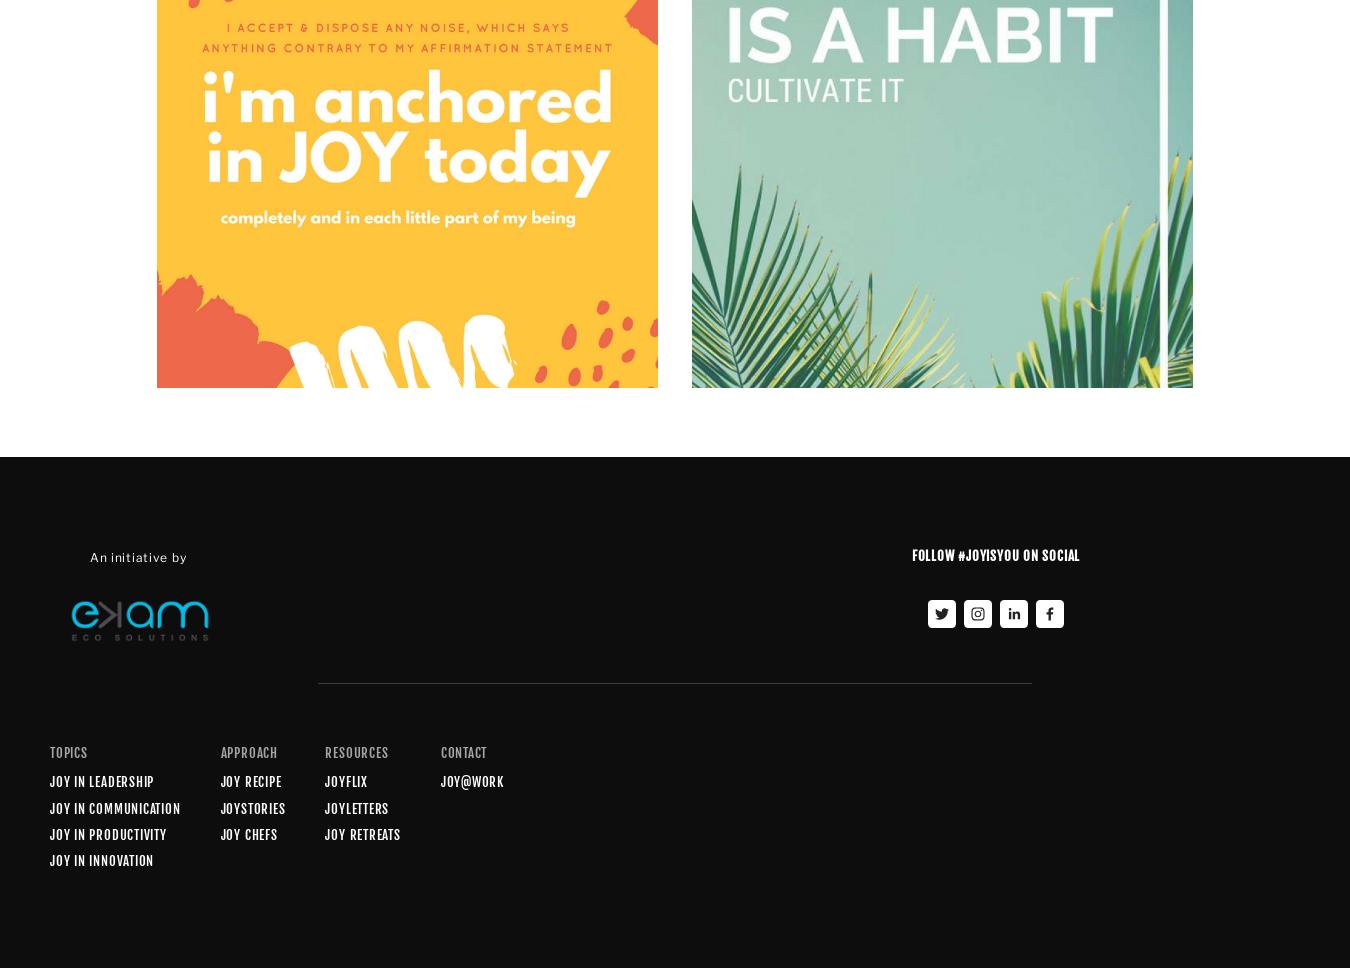 This screenshot has width=1350, height=968. Describe the element at coordinates (251, 807) in the screenshot. I see `'JoyStories'` at that location.